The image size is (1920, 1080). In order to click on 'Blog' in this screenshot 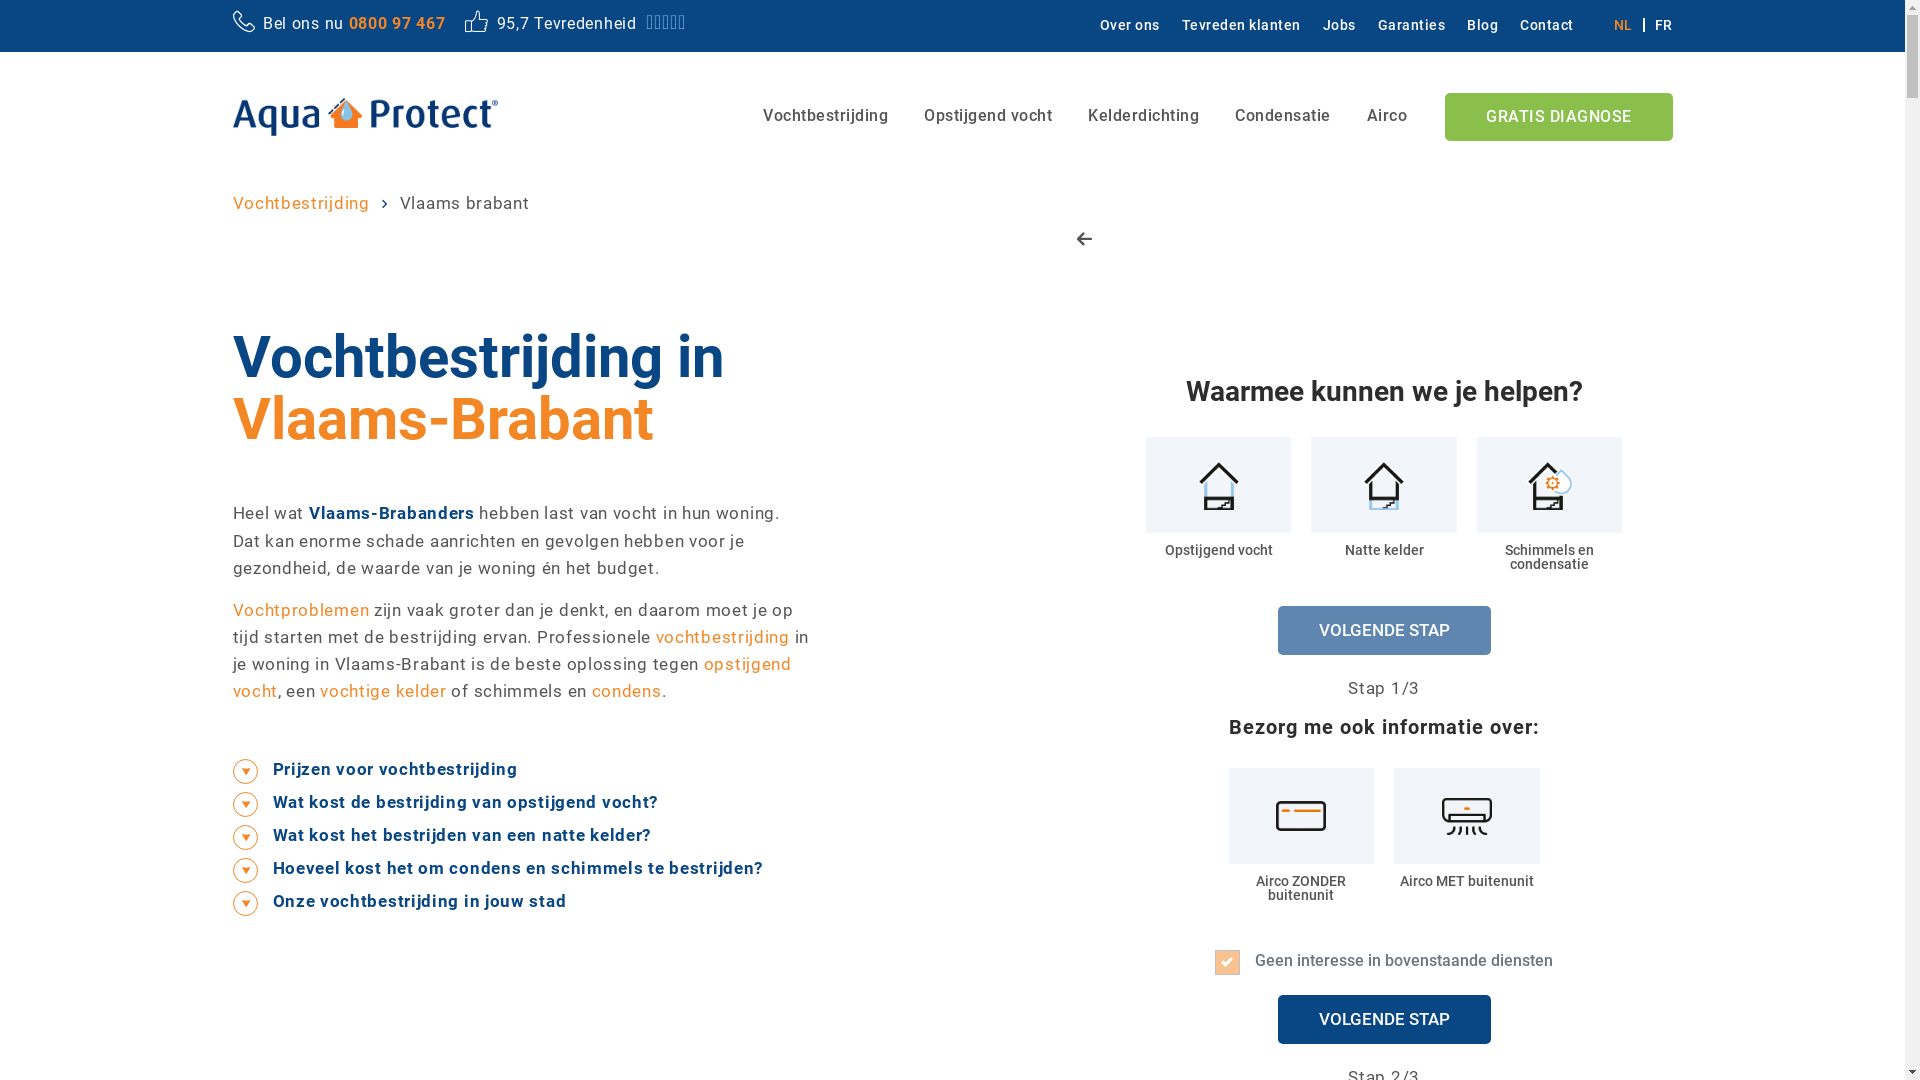, I will do `click(1476, 24)`.